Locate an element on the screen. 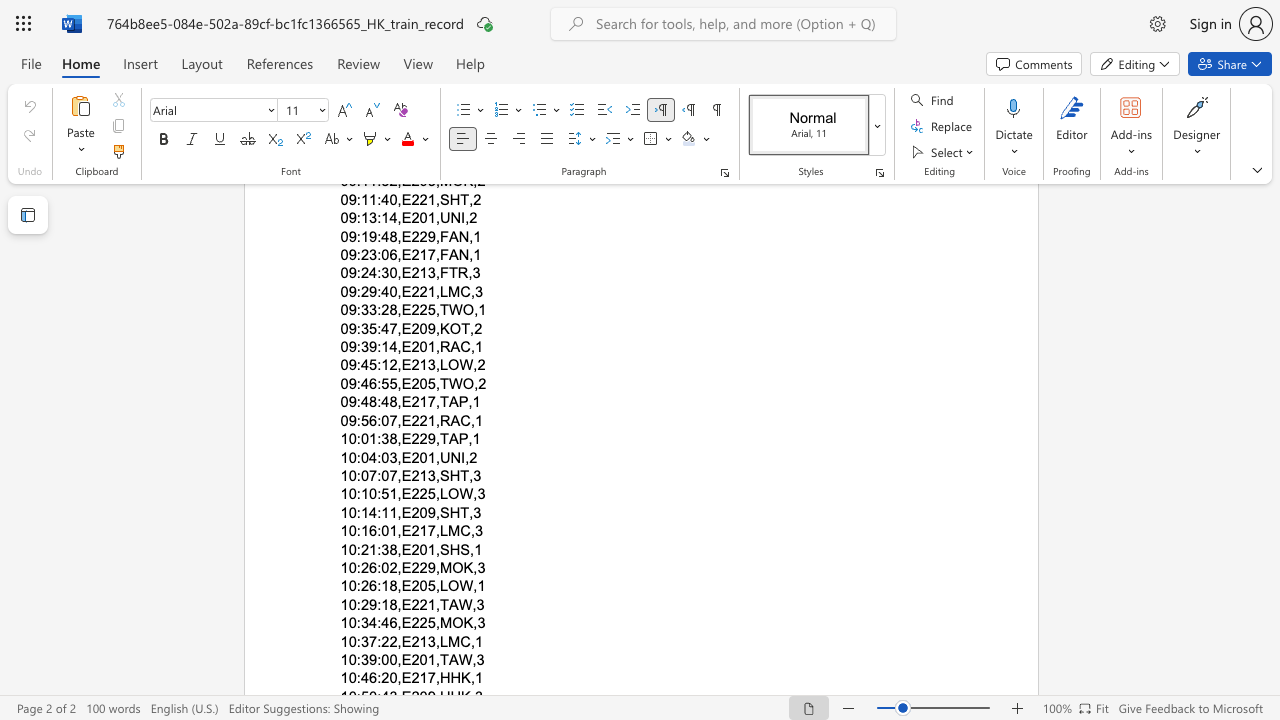 The image size is (1280, 720). the subset text "AW,3" within the text "10:39:00,E201,TAW,3" is located at coordinates (447, 659).